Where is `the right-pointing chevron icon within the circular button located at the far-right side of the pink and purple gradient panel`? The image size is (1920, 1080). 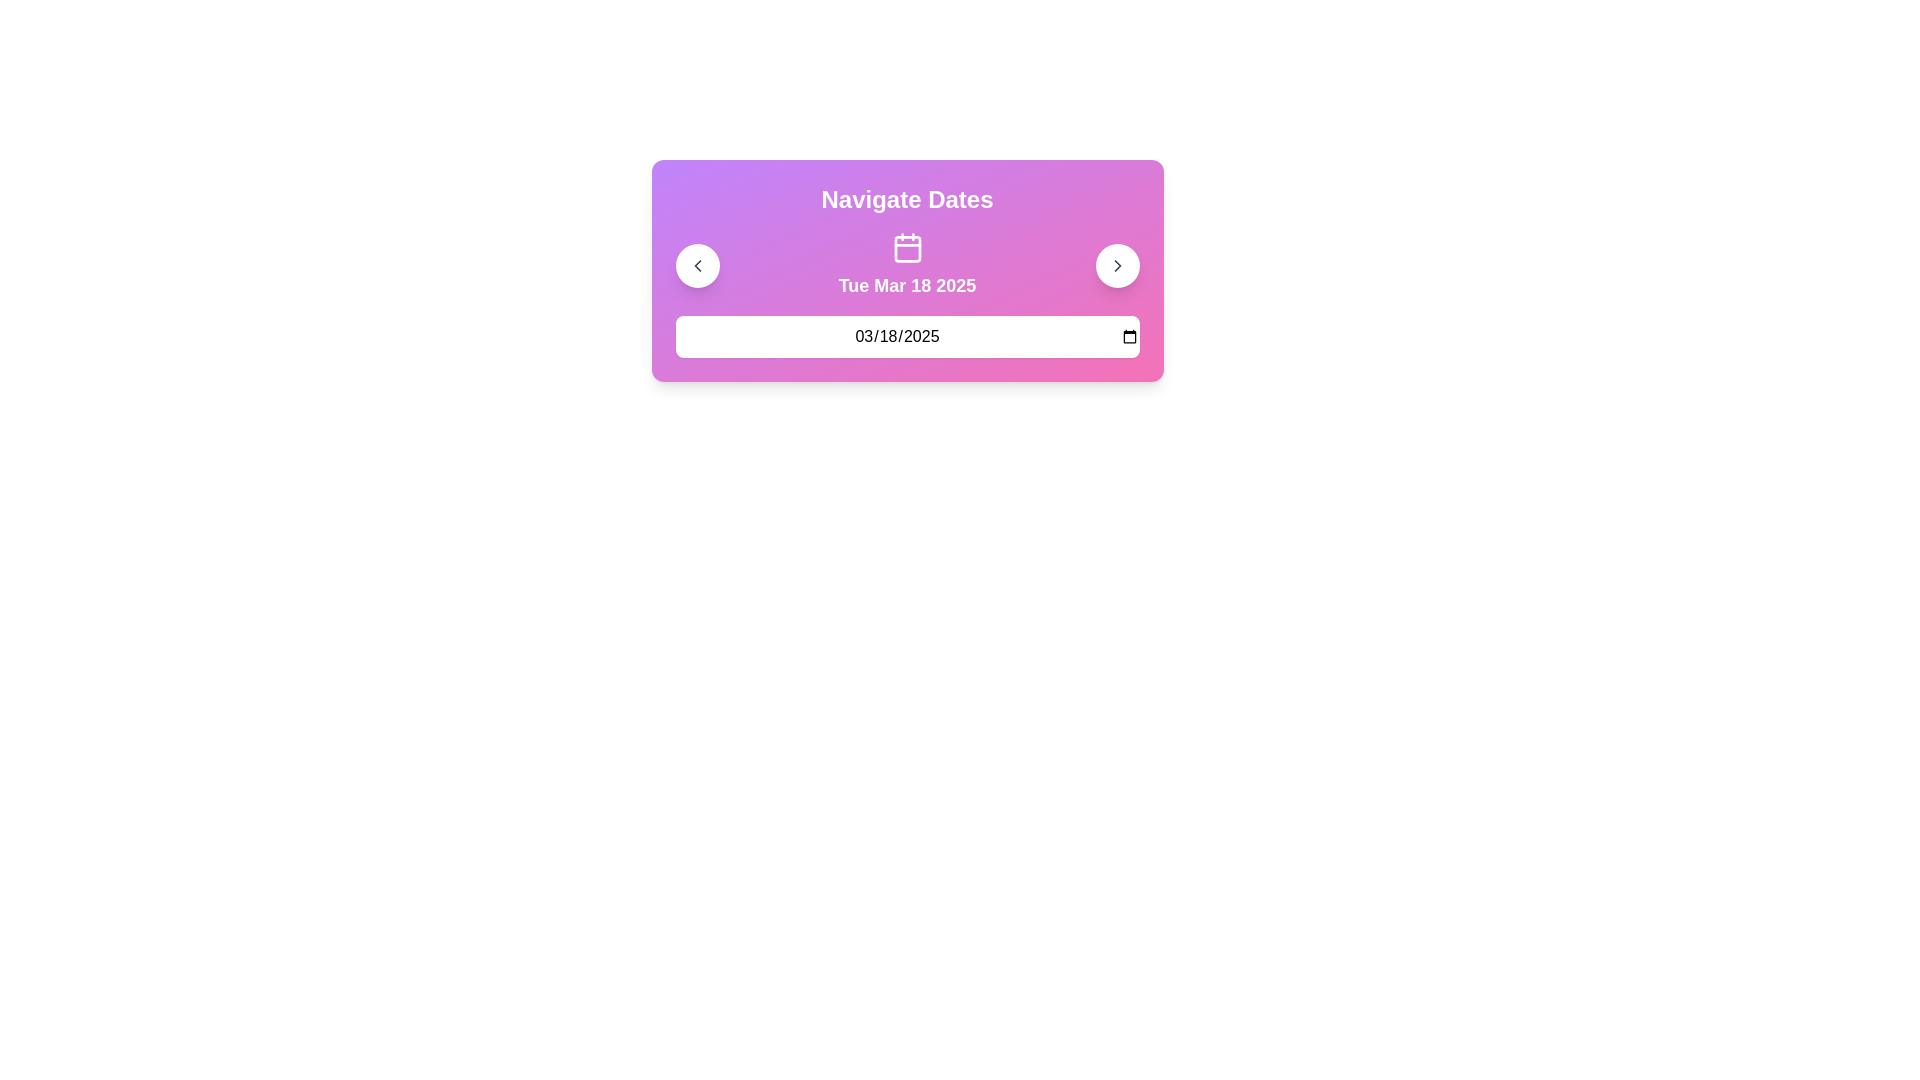 the right-pointing chevron icon within the circular button located at the far-right side of the pink and purple gradient panel is located at coordinates (1116, 265).